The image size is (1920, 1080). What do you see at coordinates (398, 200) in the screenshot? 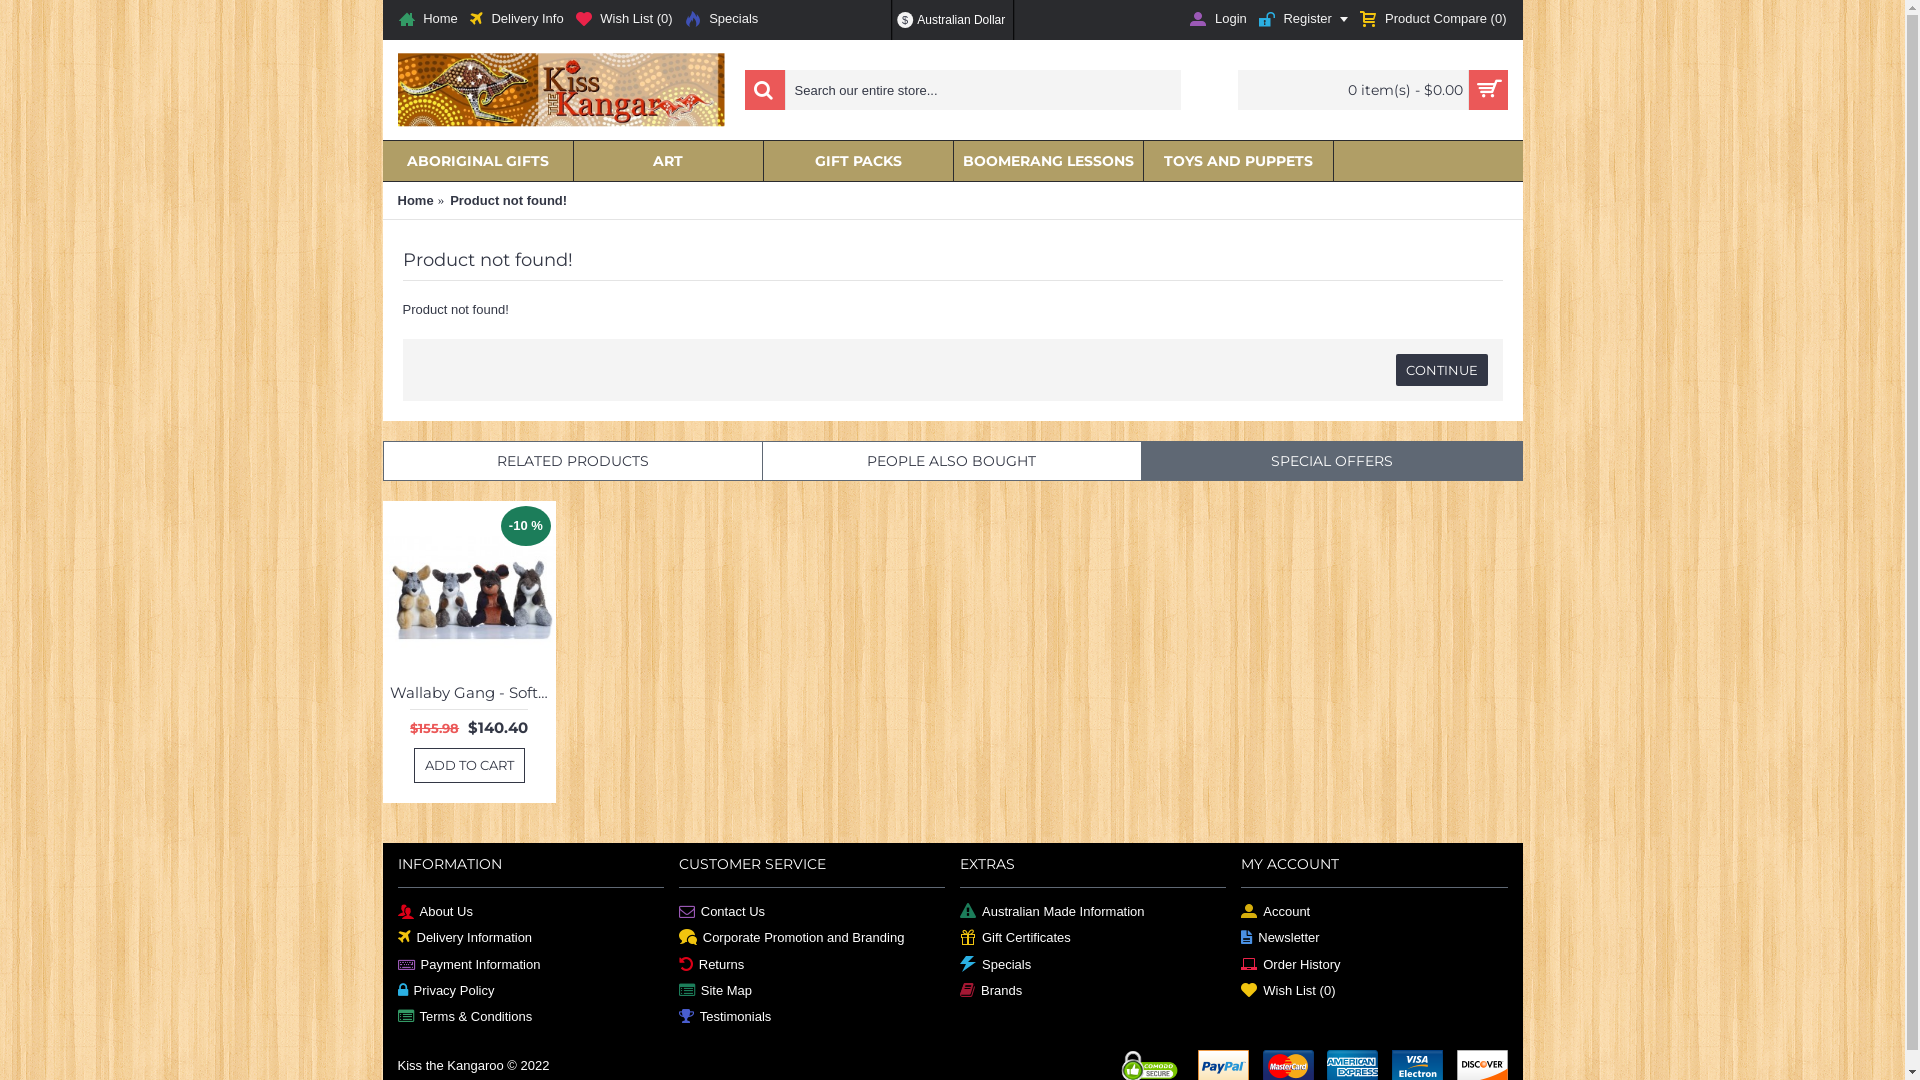
I see `'Home'` at bounding box center [398, 200].